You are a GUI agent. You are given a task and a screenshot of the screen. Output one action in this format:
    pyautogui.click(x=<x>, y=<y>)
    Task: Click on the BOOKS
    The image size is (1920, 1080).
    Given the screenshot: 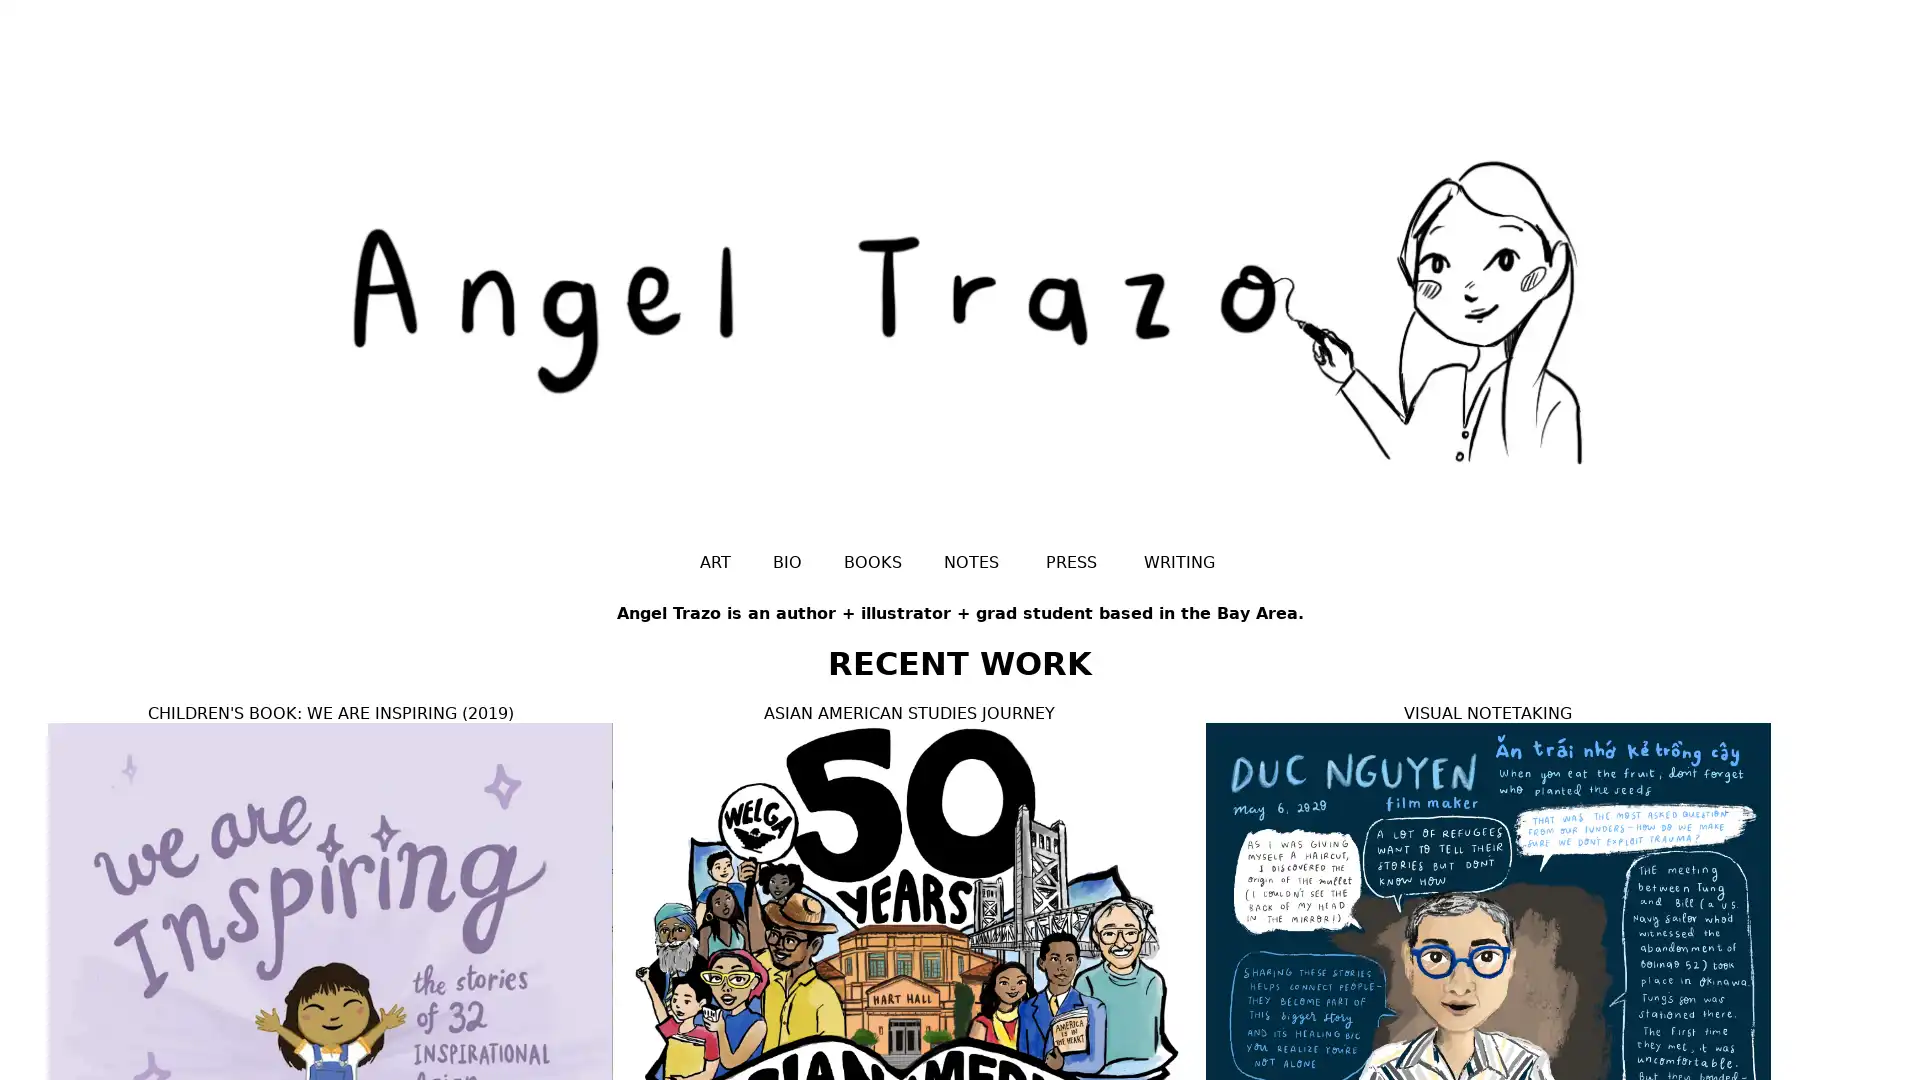 What is the action you would take?
    pyautogui.click(x=873, y=562)
    